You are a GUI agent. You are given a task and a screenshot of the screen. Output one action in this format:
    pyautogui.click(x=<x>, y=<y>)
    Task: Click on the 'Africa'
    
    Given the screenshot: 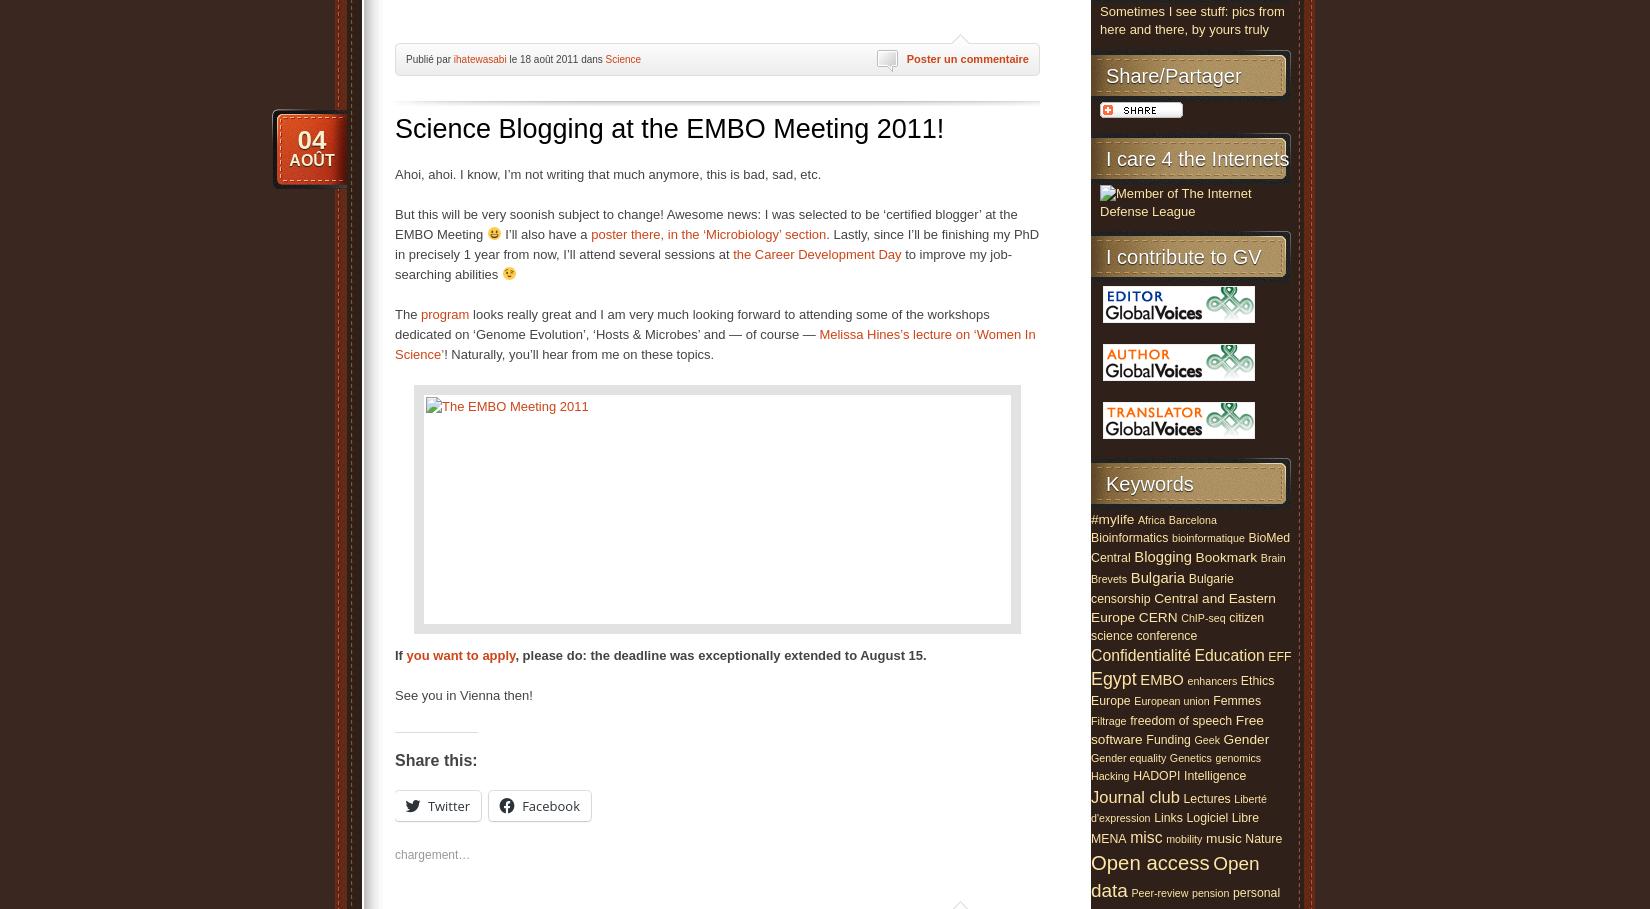 What is the action you would take?
    pyautogui.click(x=1151, y=518)
    